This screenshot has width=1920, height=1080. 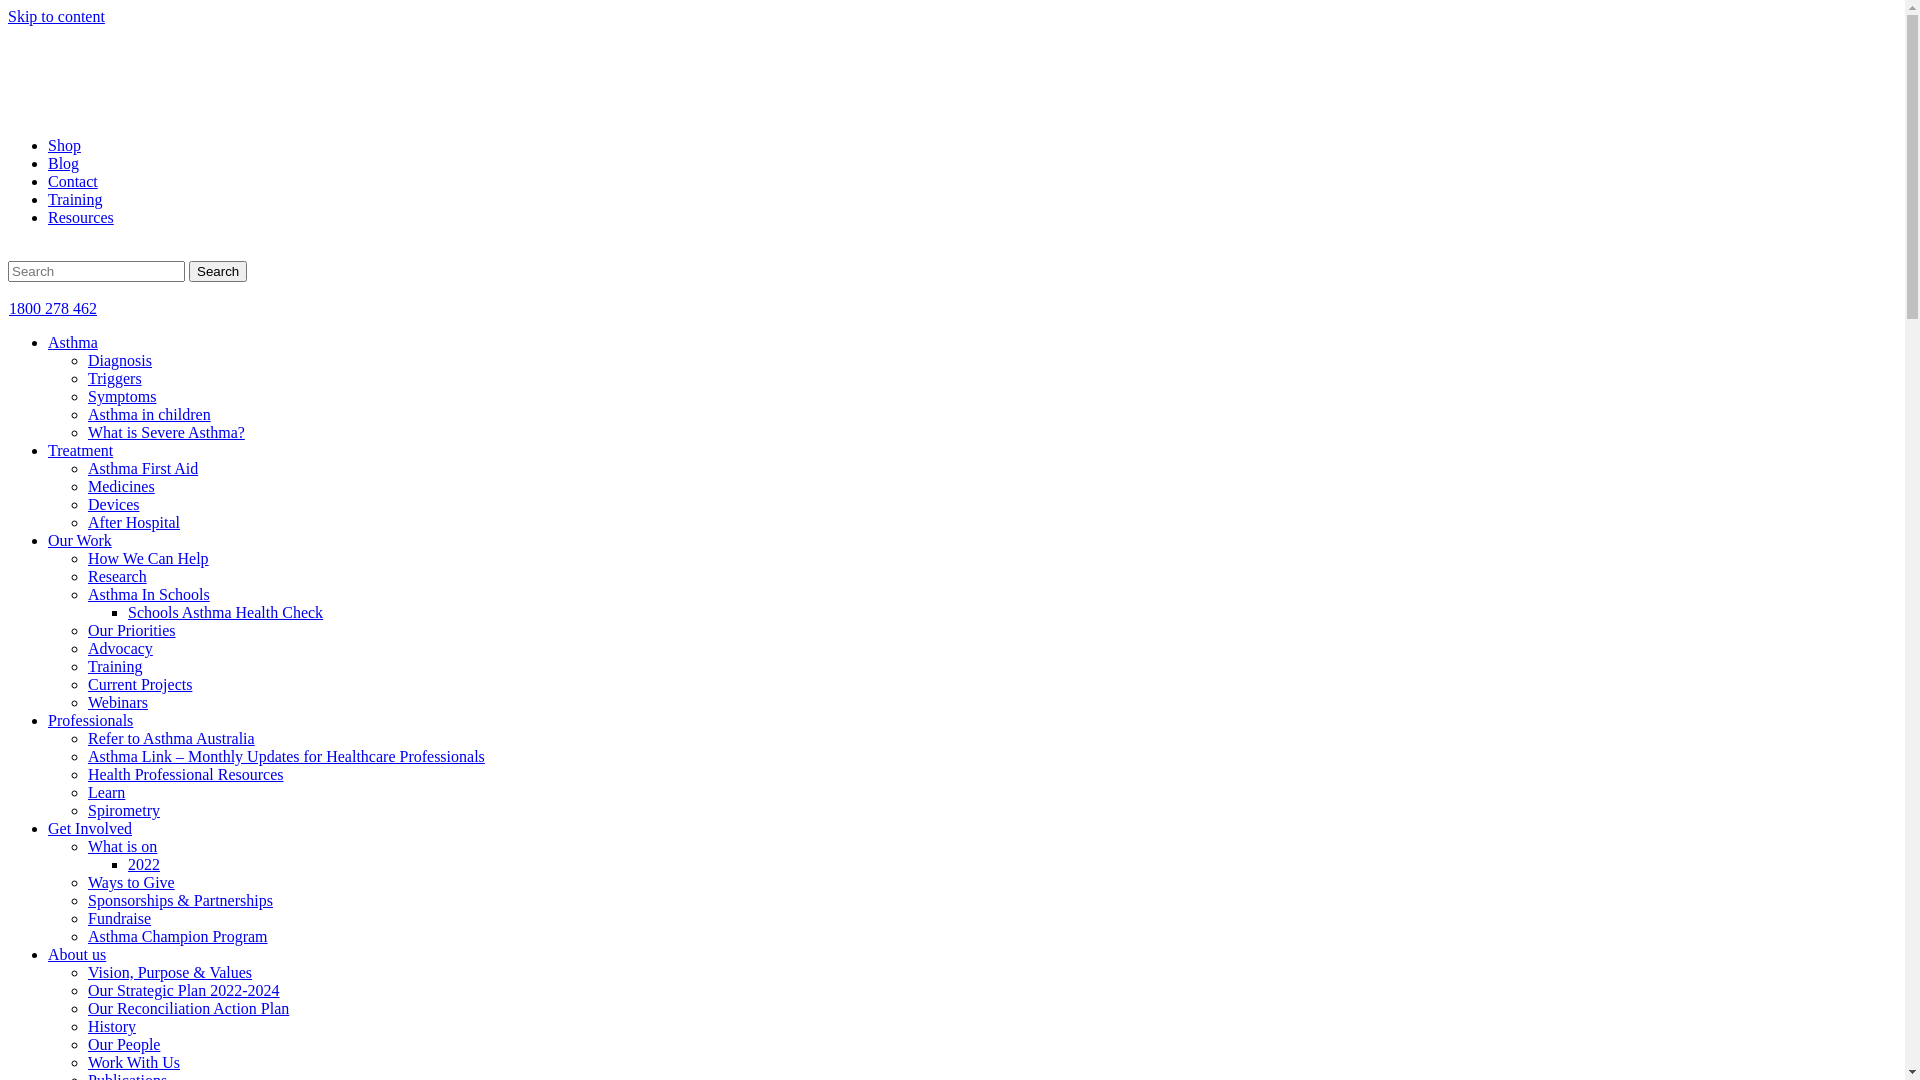 I want to click on 'Skip to content', so click(x=56, y=16).